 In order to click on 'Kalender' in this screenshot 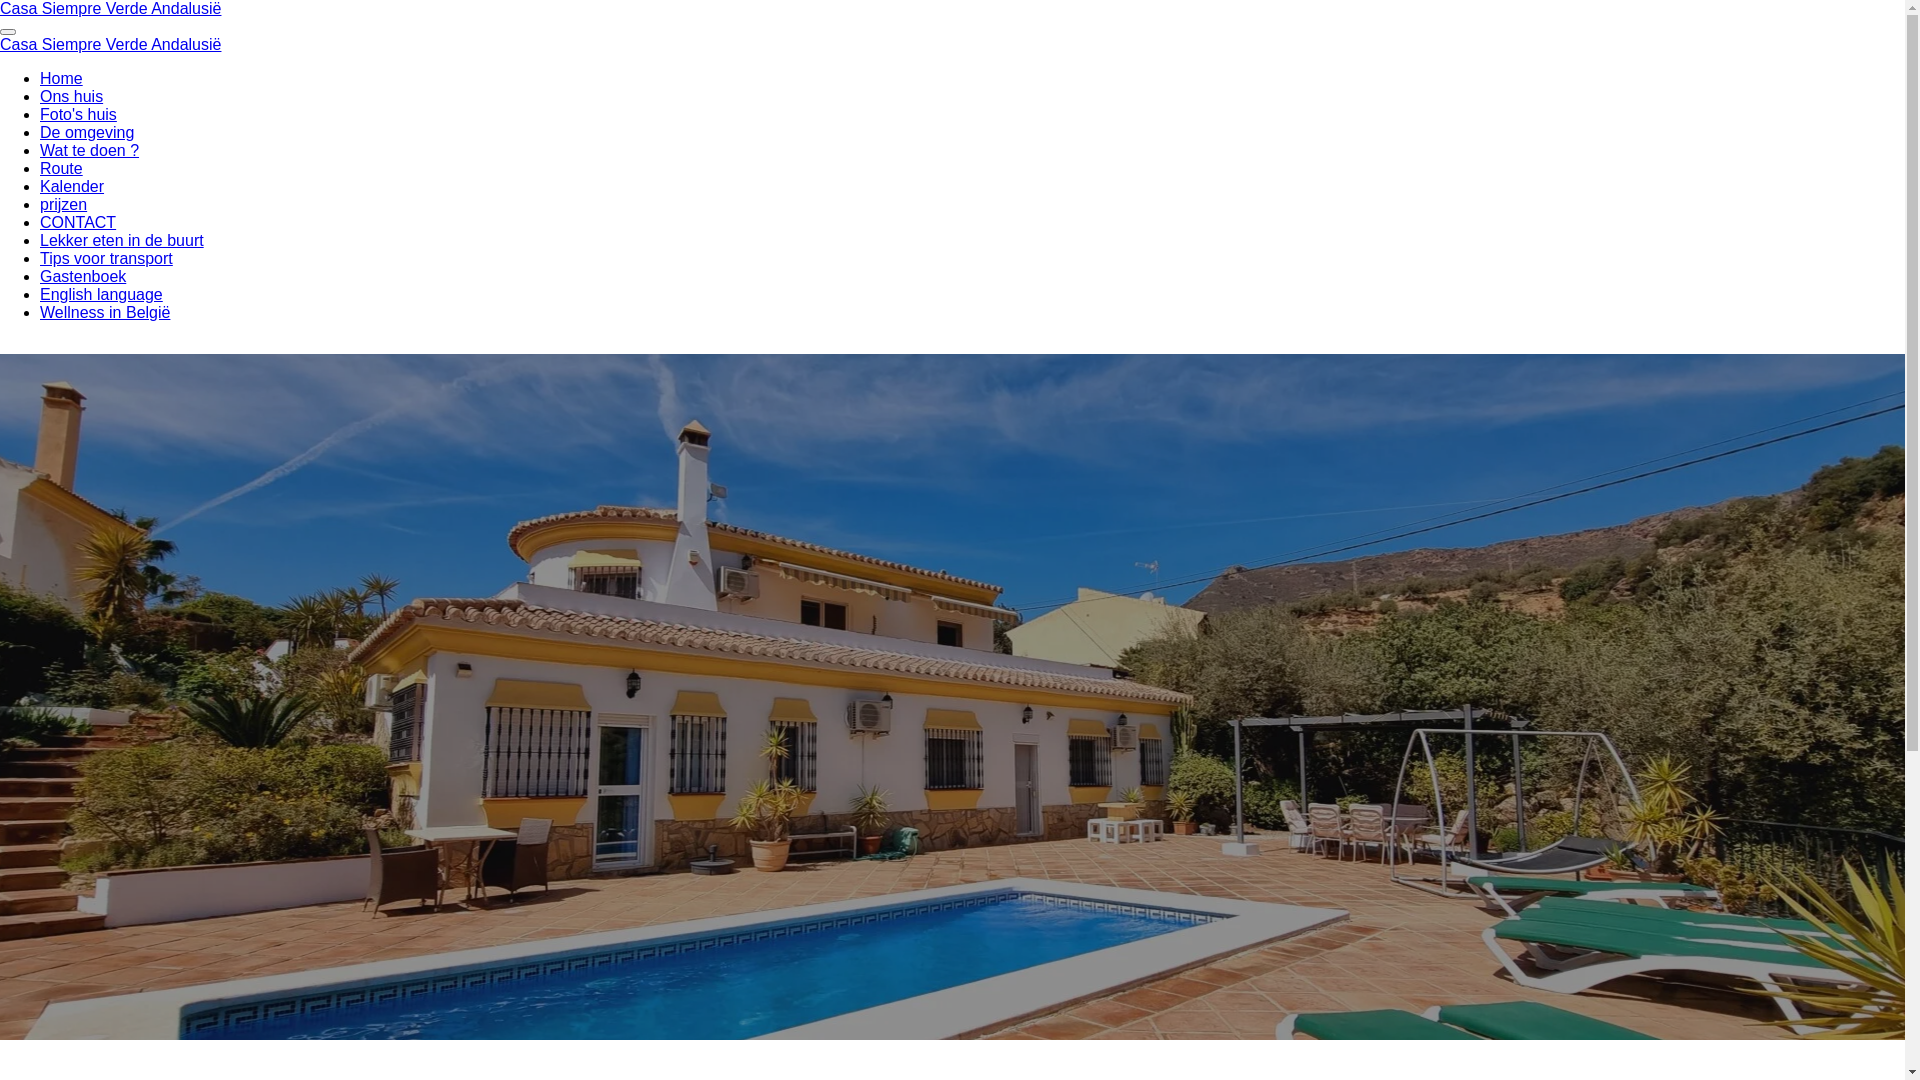, I will do `click(72, 186)`.